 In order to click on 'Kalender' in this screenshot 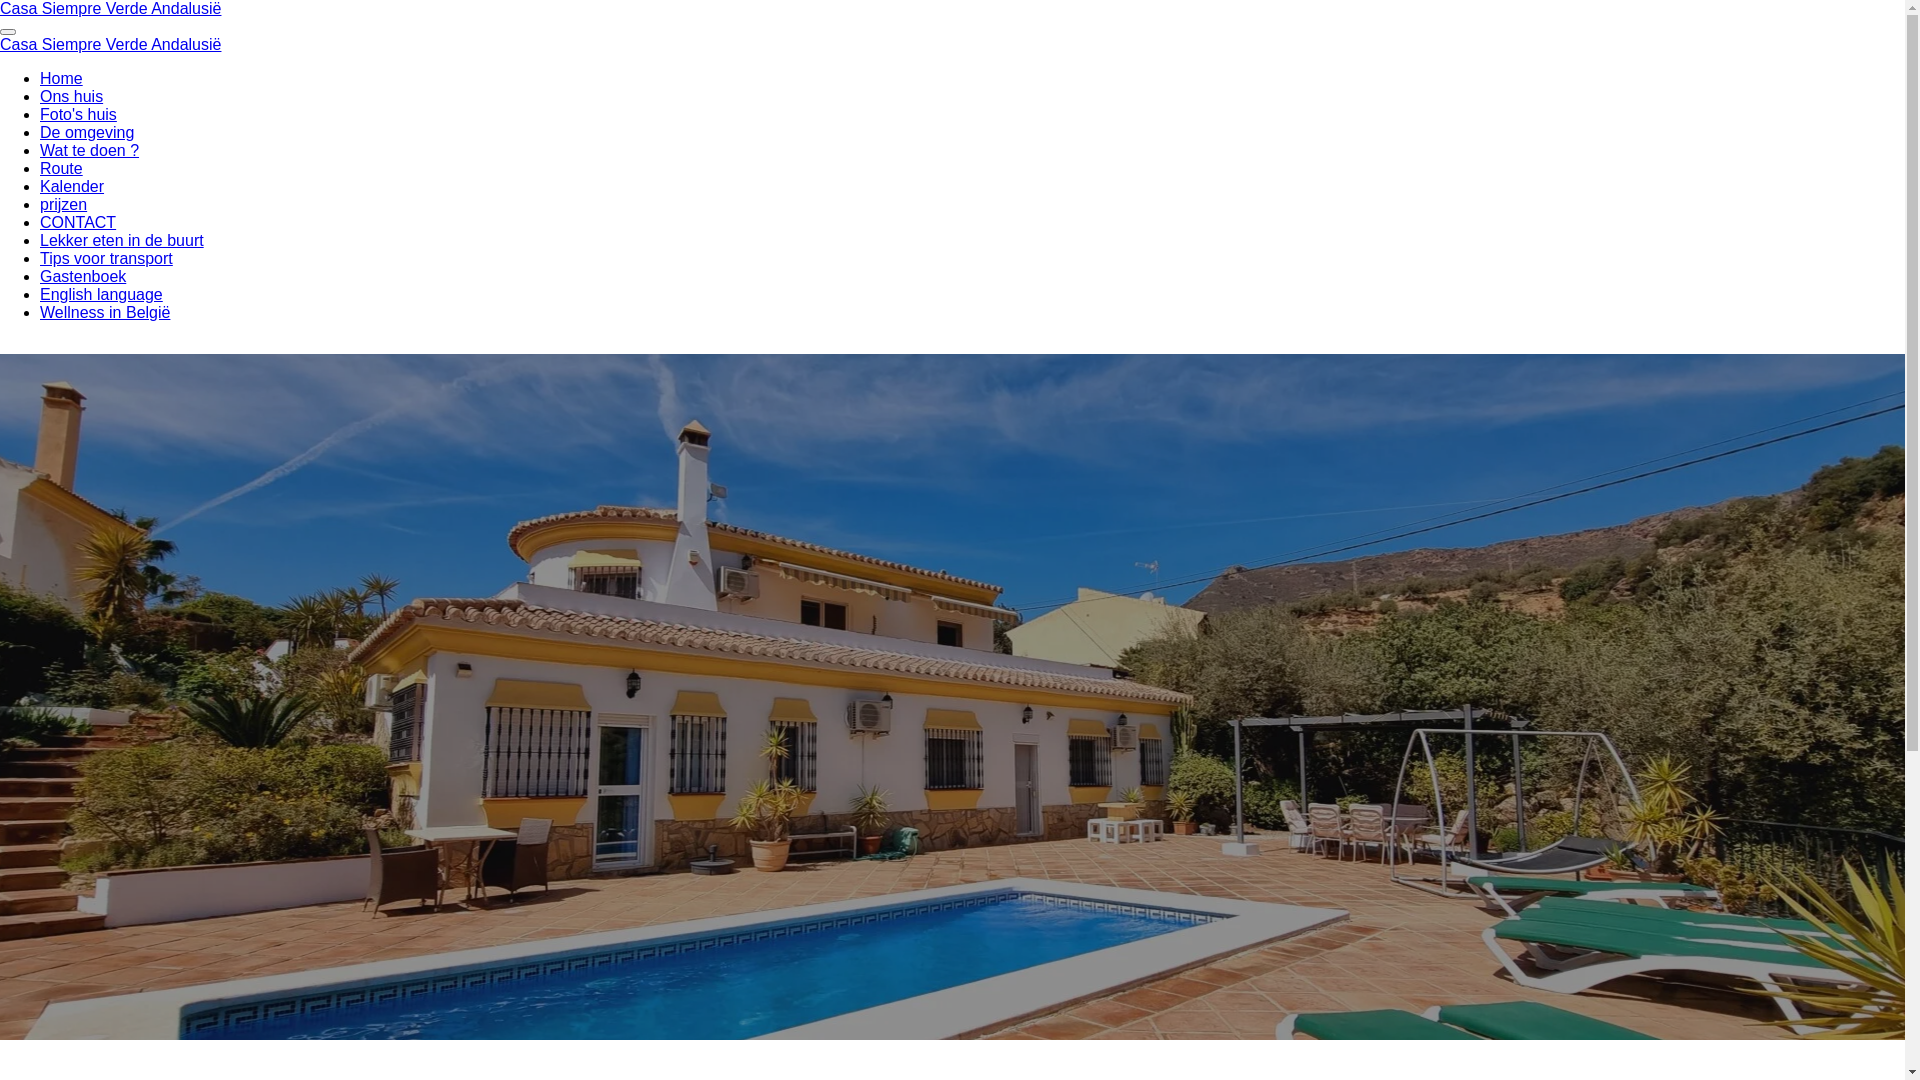, I will do `click(72, 186)`.